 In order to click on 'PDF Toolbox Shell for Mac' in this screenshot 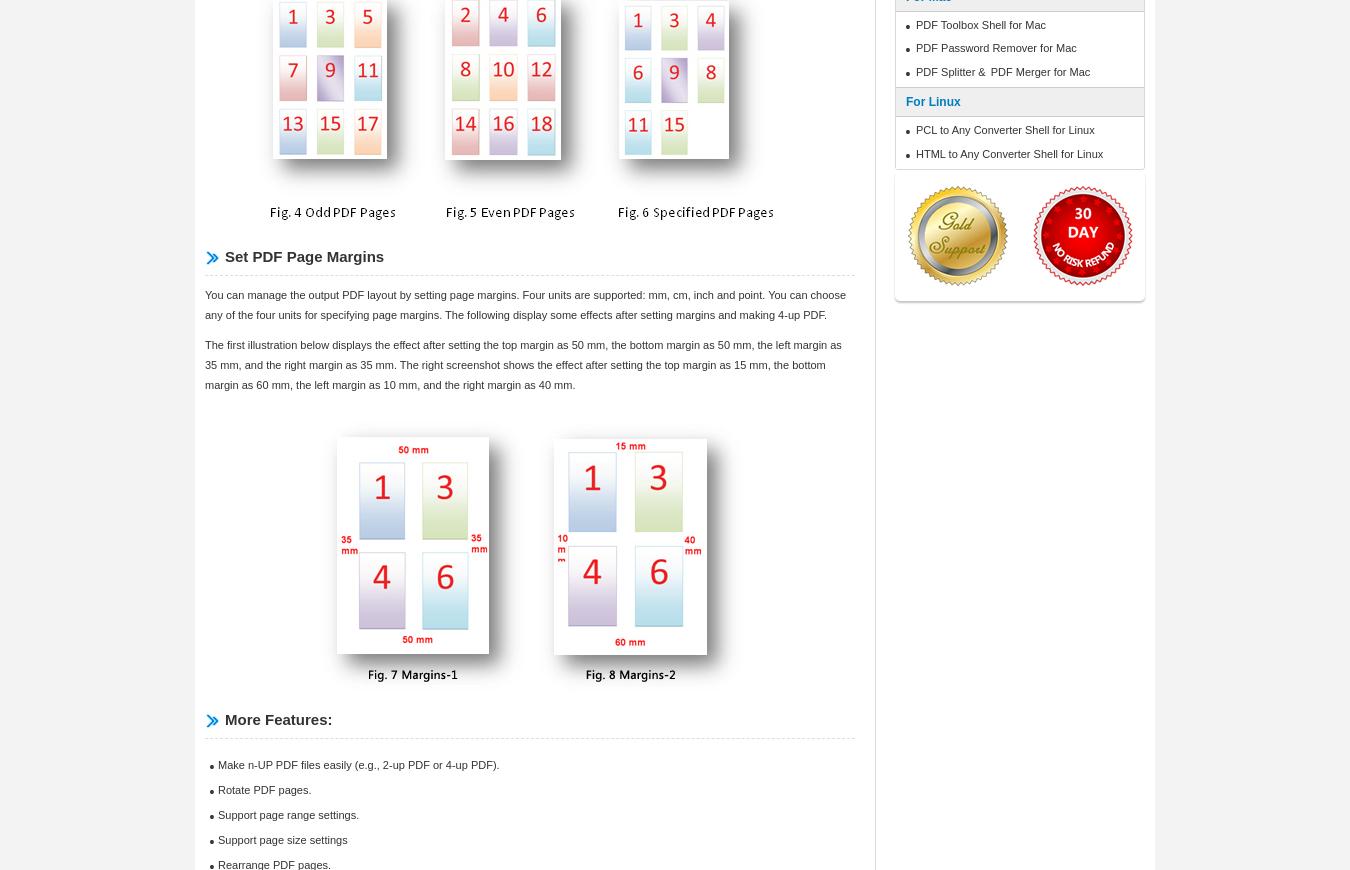, I will do `click(980, 23)`.